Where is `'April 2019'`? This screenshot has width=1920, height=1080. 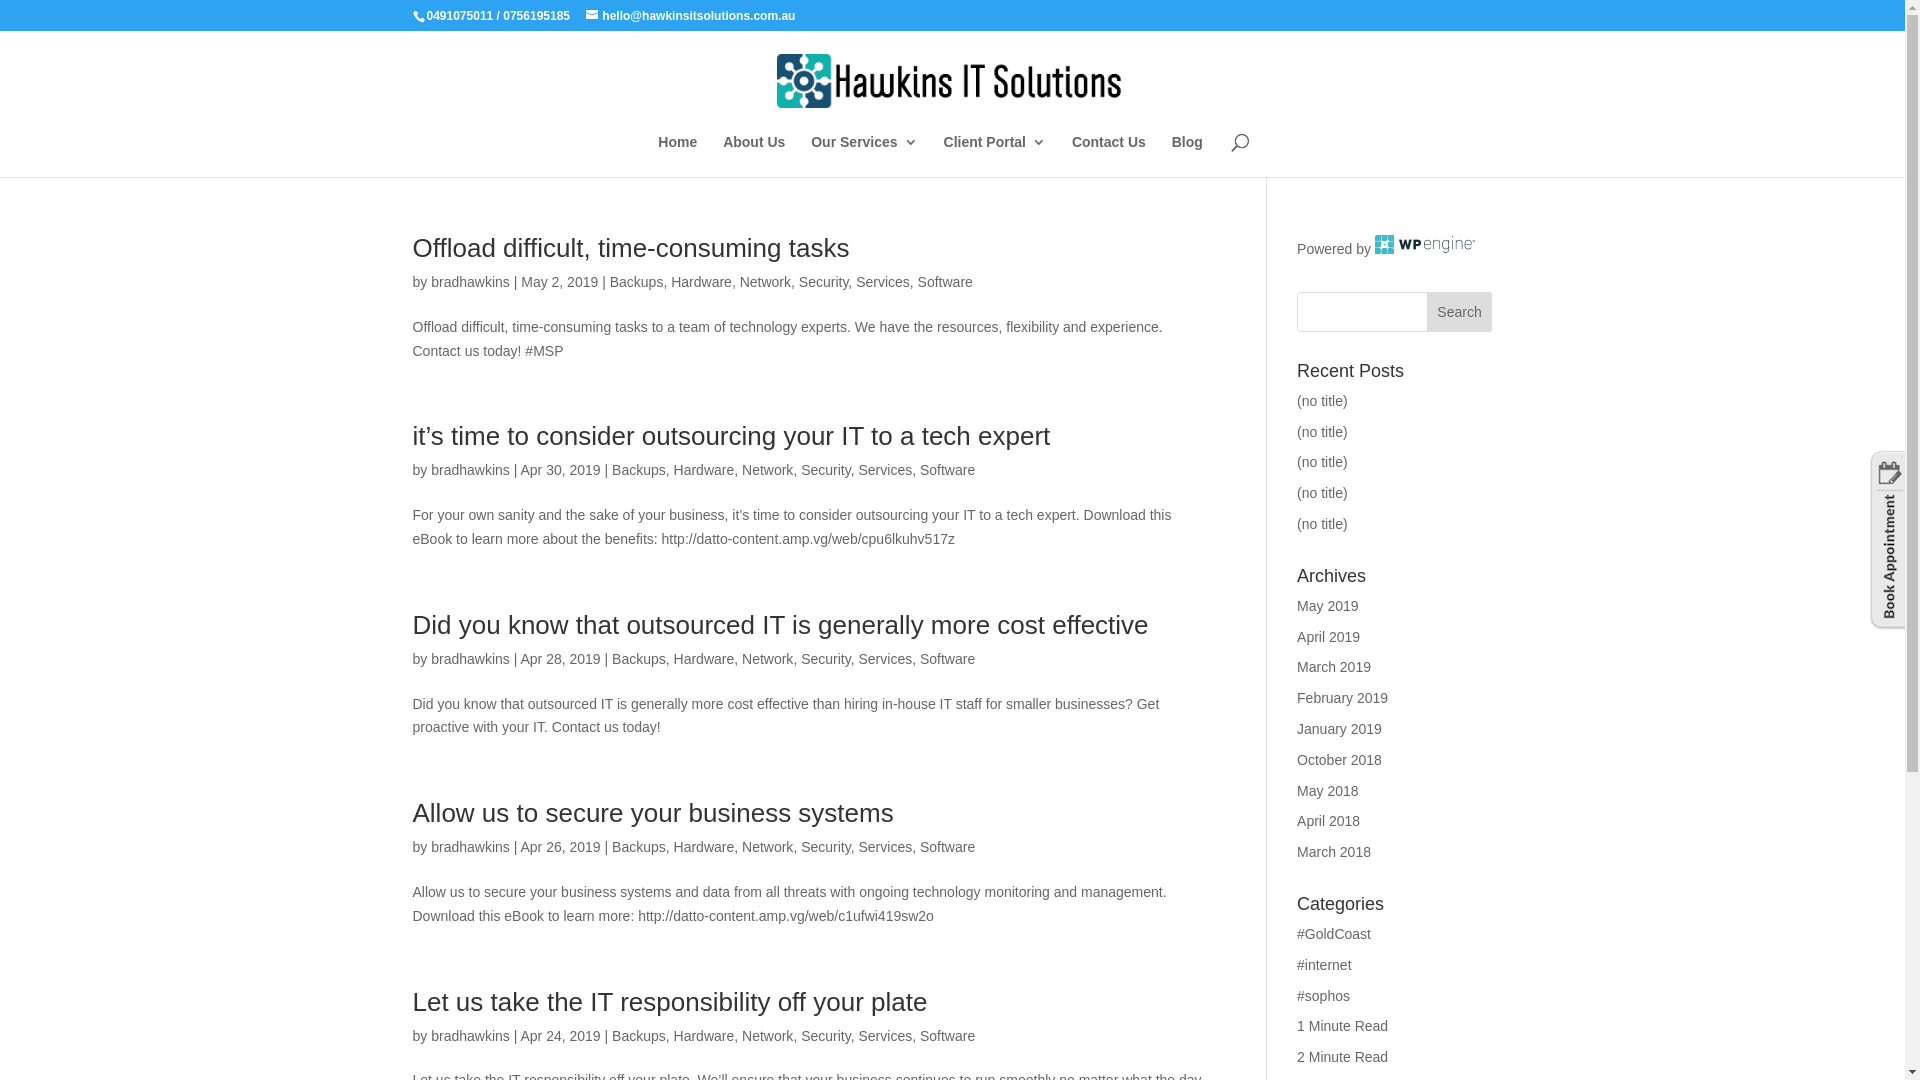
'April 2019' is located at coordinates (1296, 636).